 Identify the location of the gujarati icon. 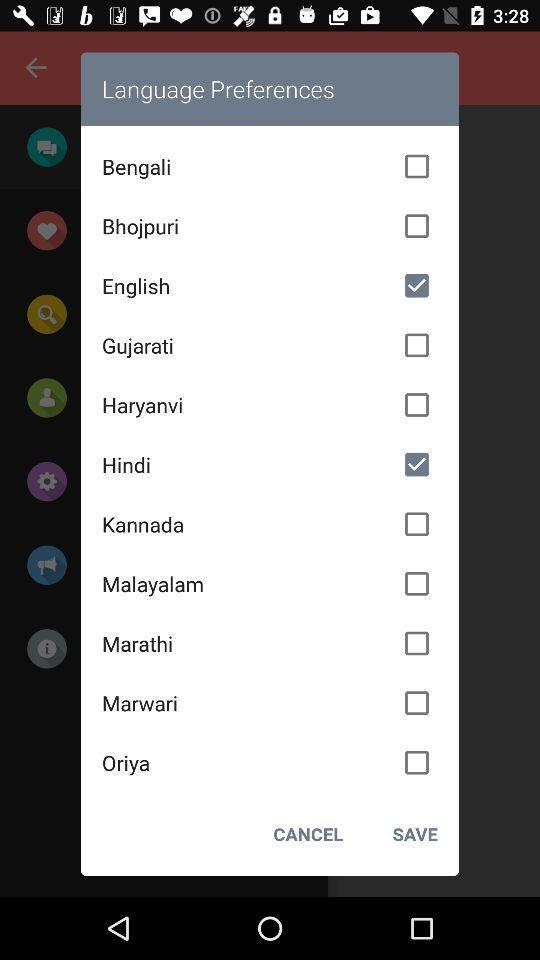
(270, 345).